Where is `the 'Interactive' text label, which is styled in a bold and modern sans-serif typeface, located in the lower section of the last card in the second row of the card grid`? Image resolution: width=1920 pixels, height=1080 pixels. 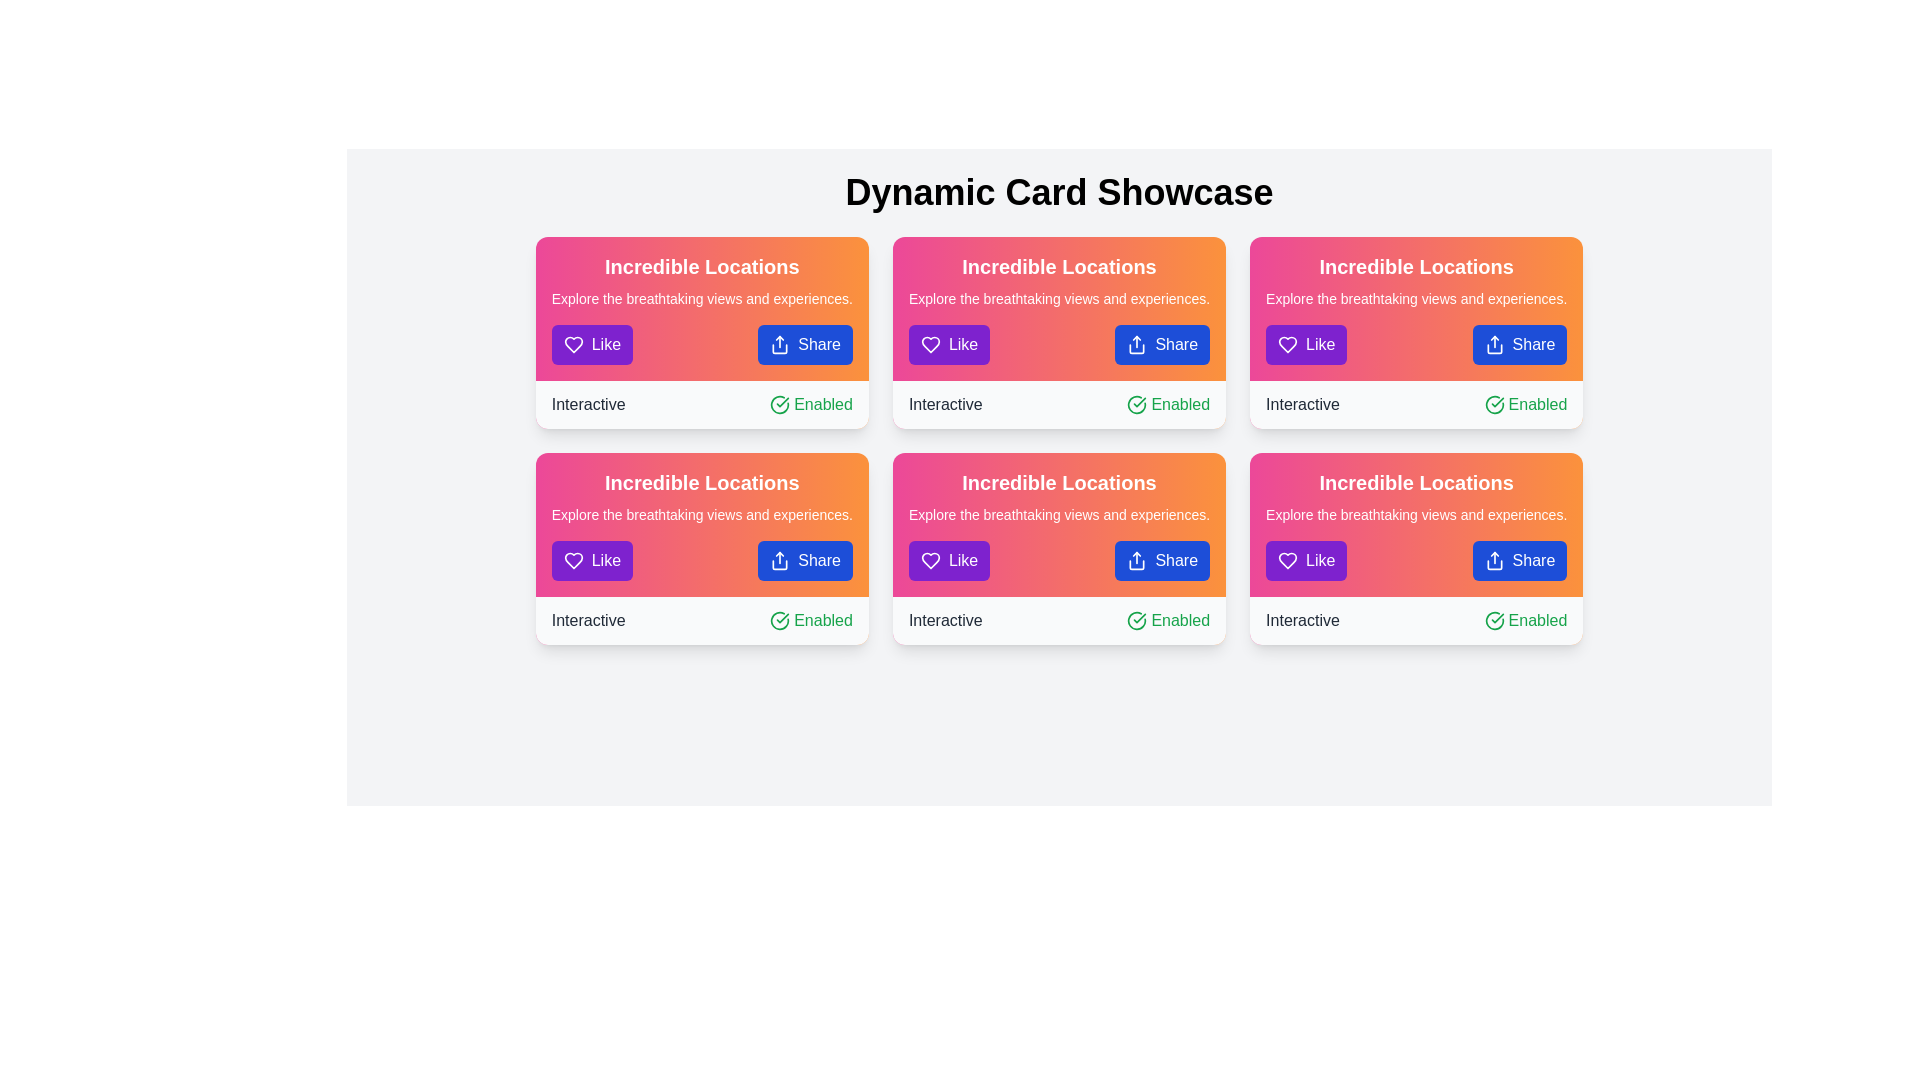 the 'Interactive' text label, which is styled in a bold and modern sans-serif typeface, located in the lower section of the last card in the second row of the card grid is located at coordinates (1302, 620).